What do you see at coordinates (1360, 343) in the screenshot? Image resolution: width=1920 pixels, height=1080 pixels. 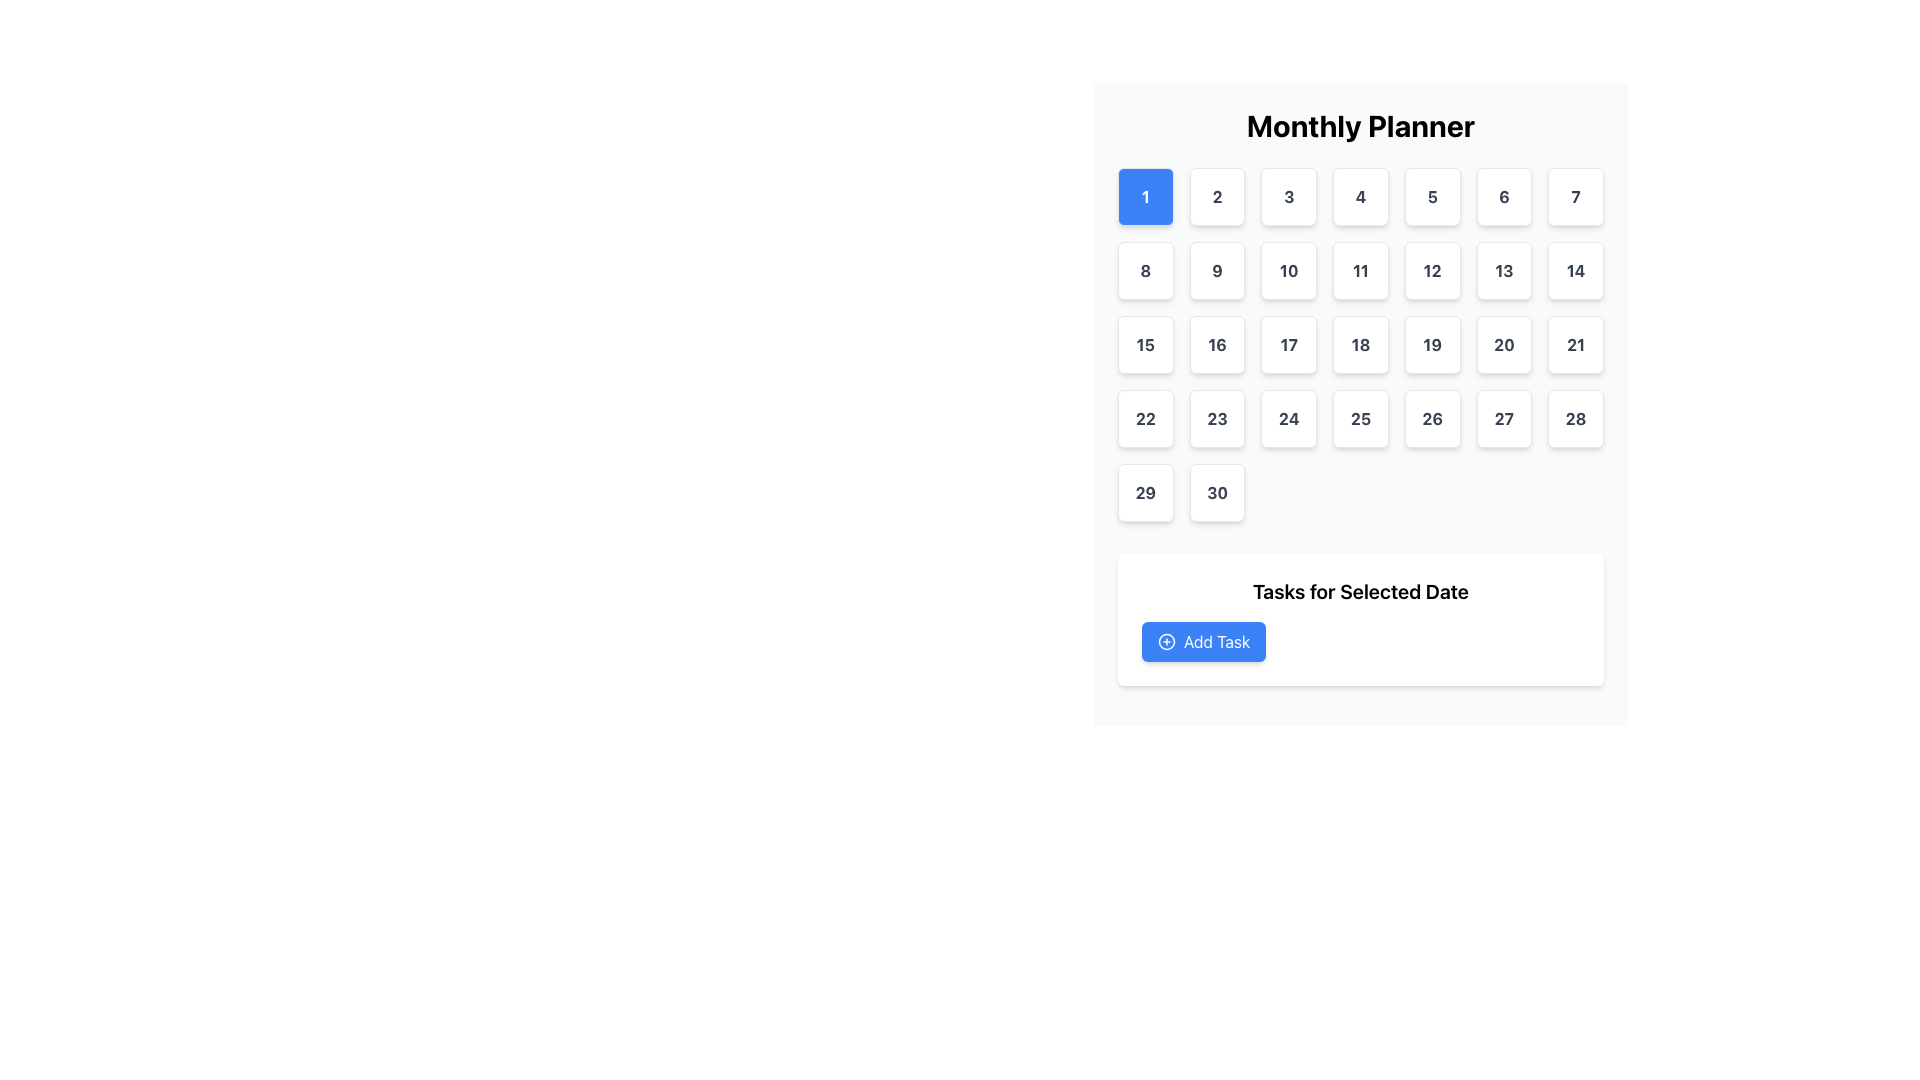 I see `the interactive calendar date entry for the 18th day of the month` at bounding box center [1360, 343].